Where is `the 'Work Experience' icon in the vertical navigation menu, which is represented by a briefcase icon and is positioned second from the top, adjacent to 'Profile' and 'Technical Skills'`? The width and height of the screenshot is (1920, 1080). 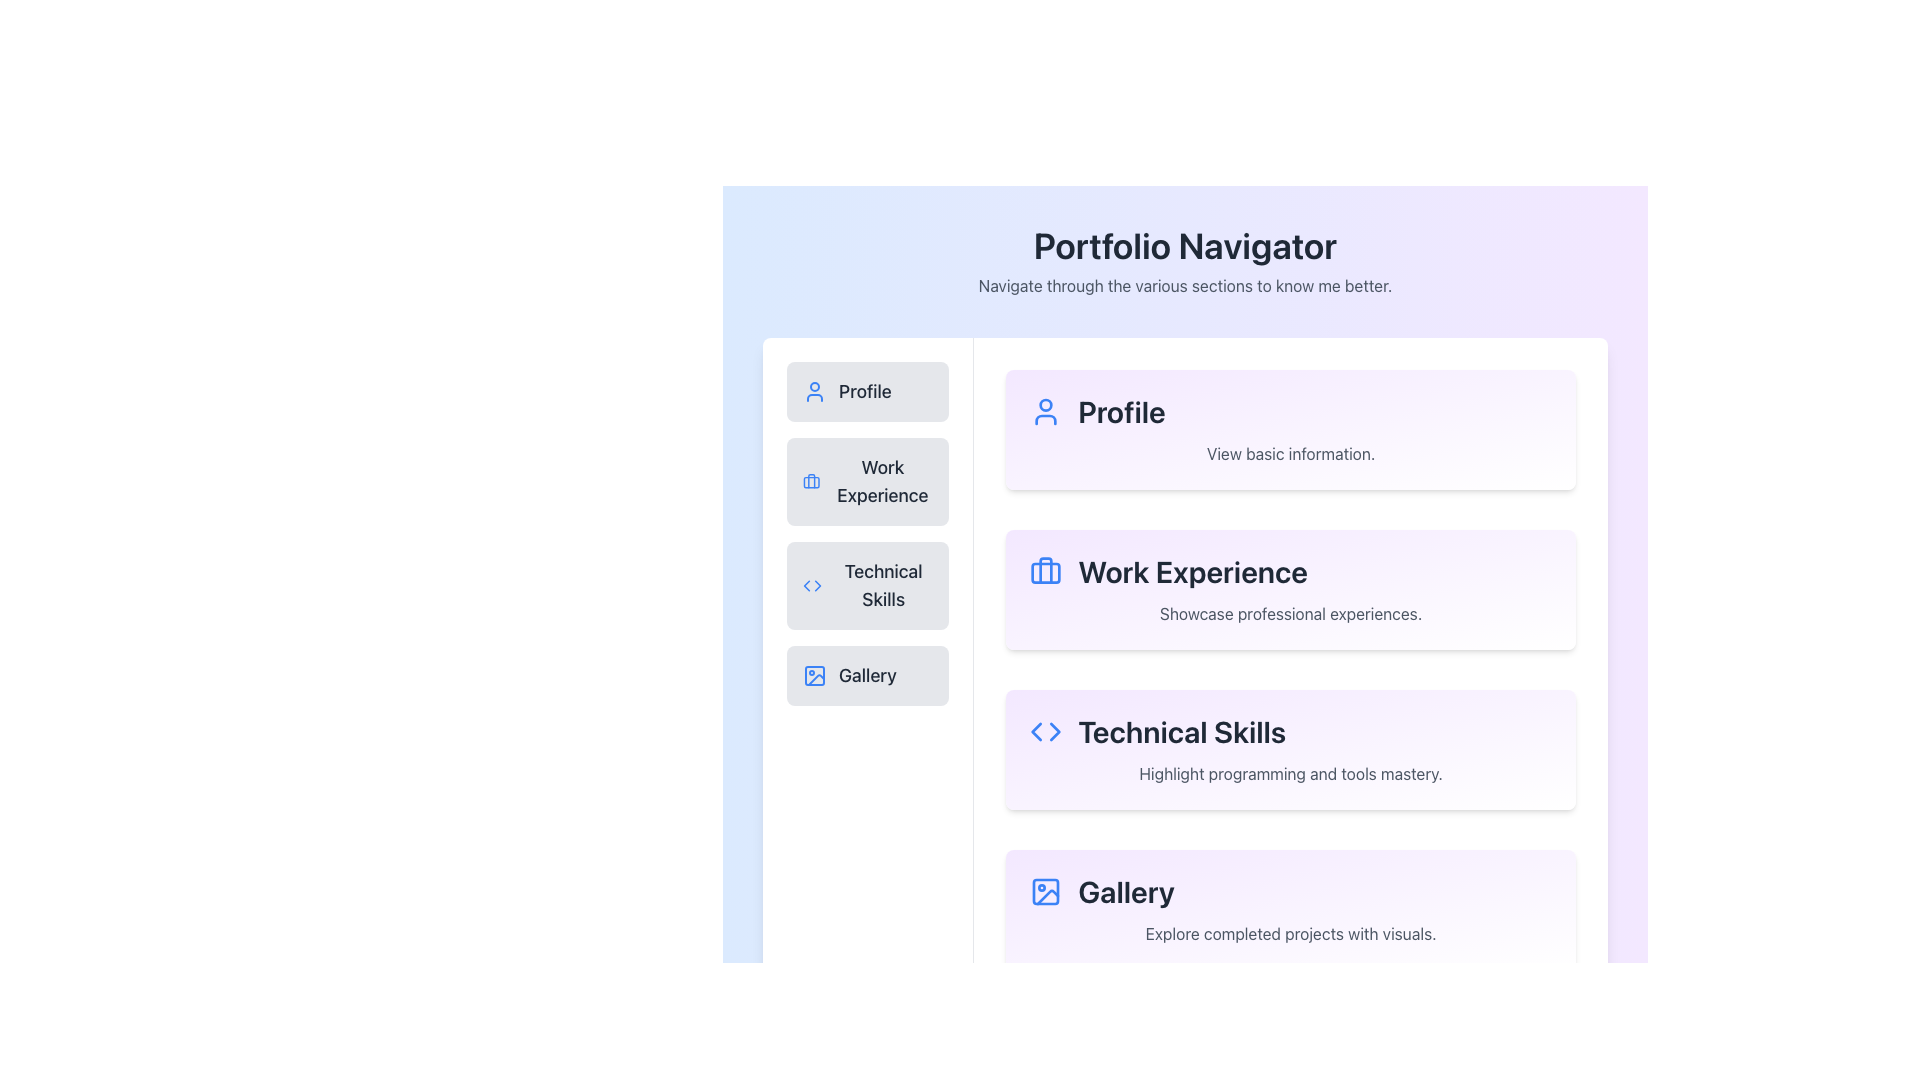
the 'Work Experience' icon in the vertical navigation menu, which is represented by a briefcase icon and is positioned second from the top, adjacent to 'Profile' and 'Technical Skills' is located at coordinates (1045, 570).